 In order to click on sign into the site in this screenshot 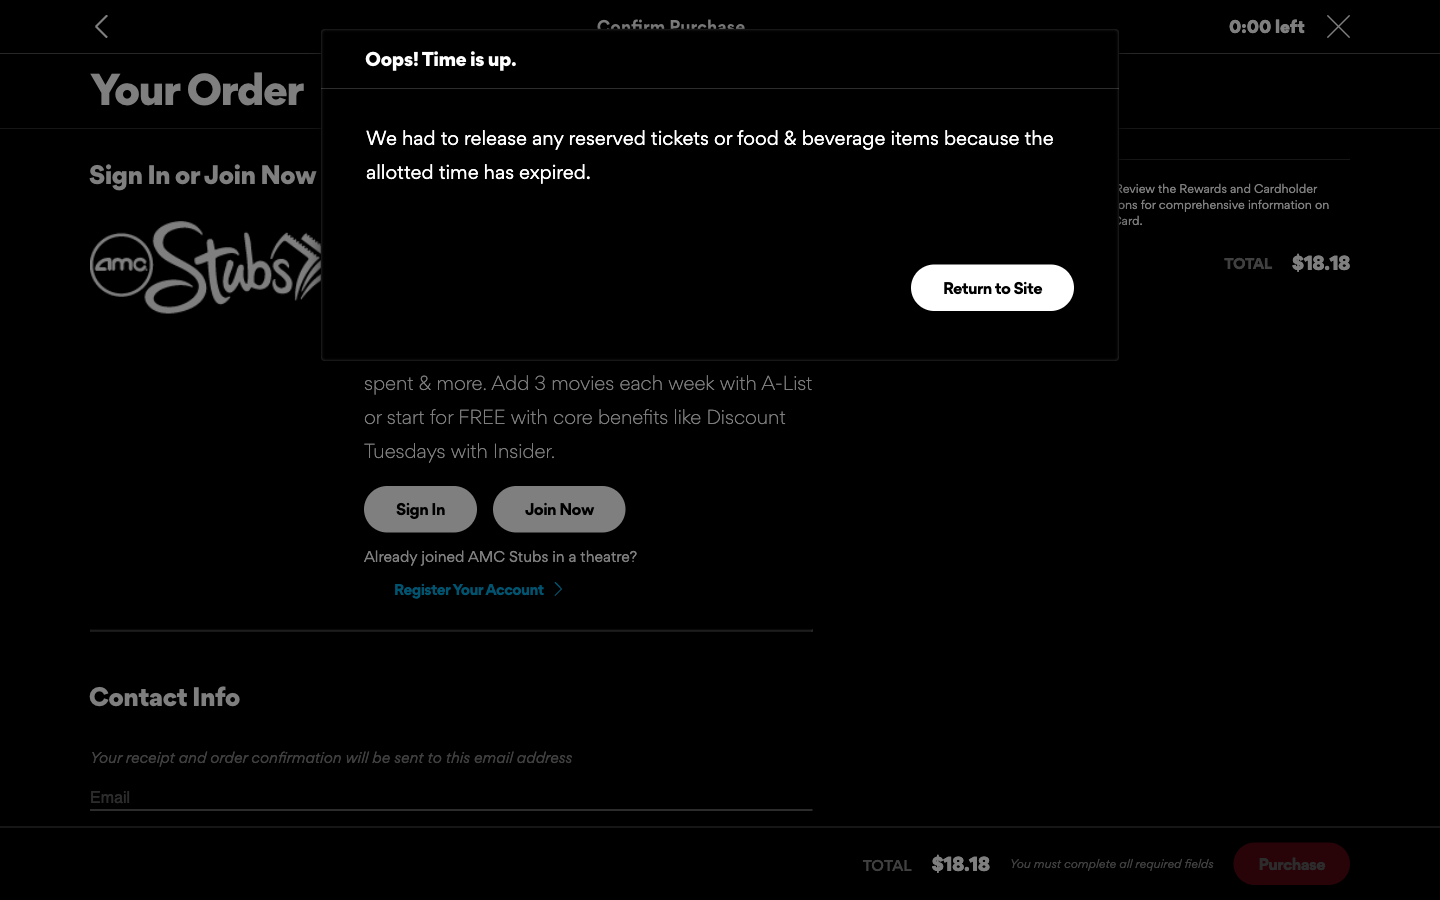, I will do `click(419, 508)`.